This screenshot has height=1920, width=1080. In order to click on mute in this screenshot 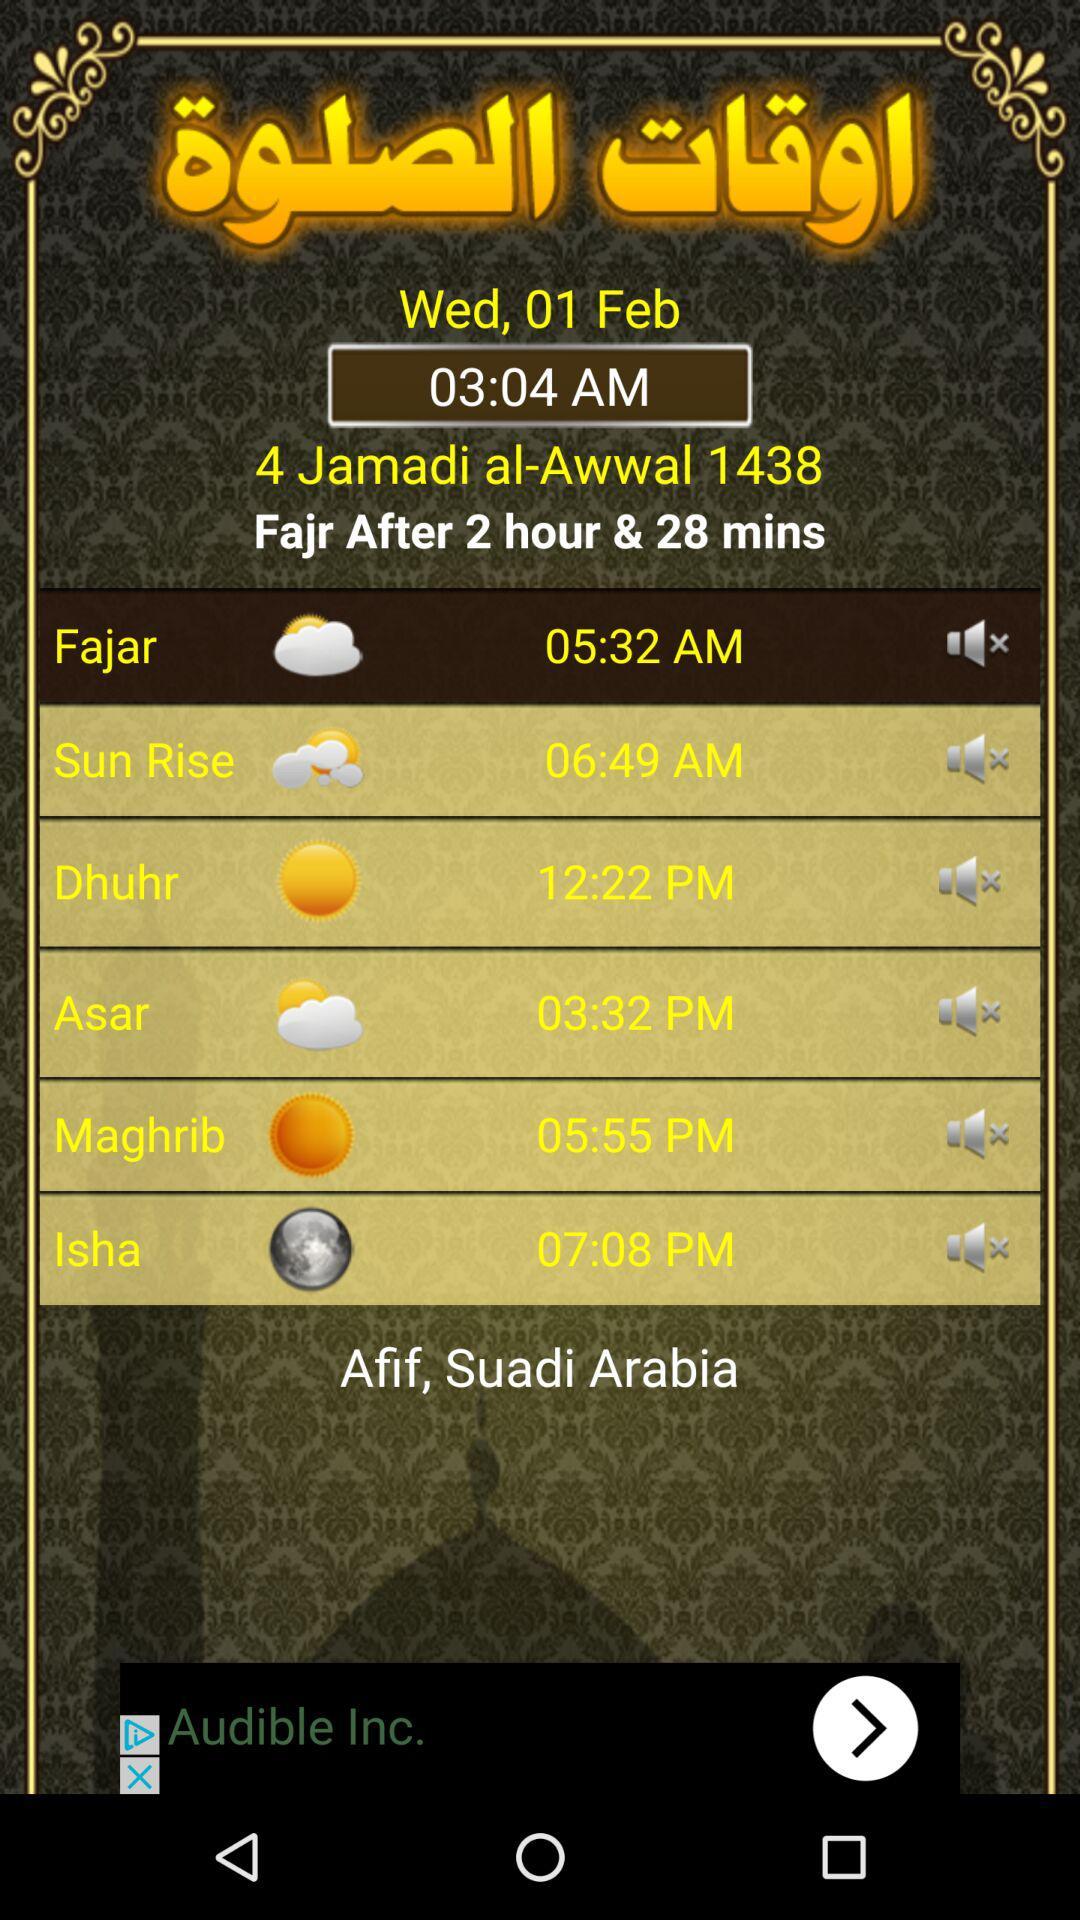, I will do `click(977, 1133)`.